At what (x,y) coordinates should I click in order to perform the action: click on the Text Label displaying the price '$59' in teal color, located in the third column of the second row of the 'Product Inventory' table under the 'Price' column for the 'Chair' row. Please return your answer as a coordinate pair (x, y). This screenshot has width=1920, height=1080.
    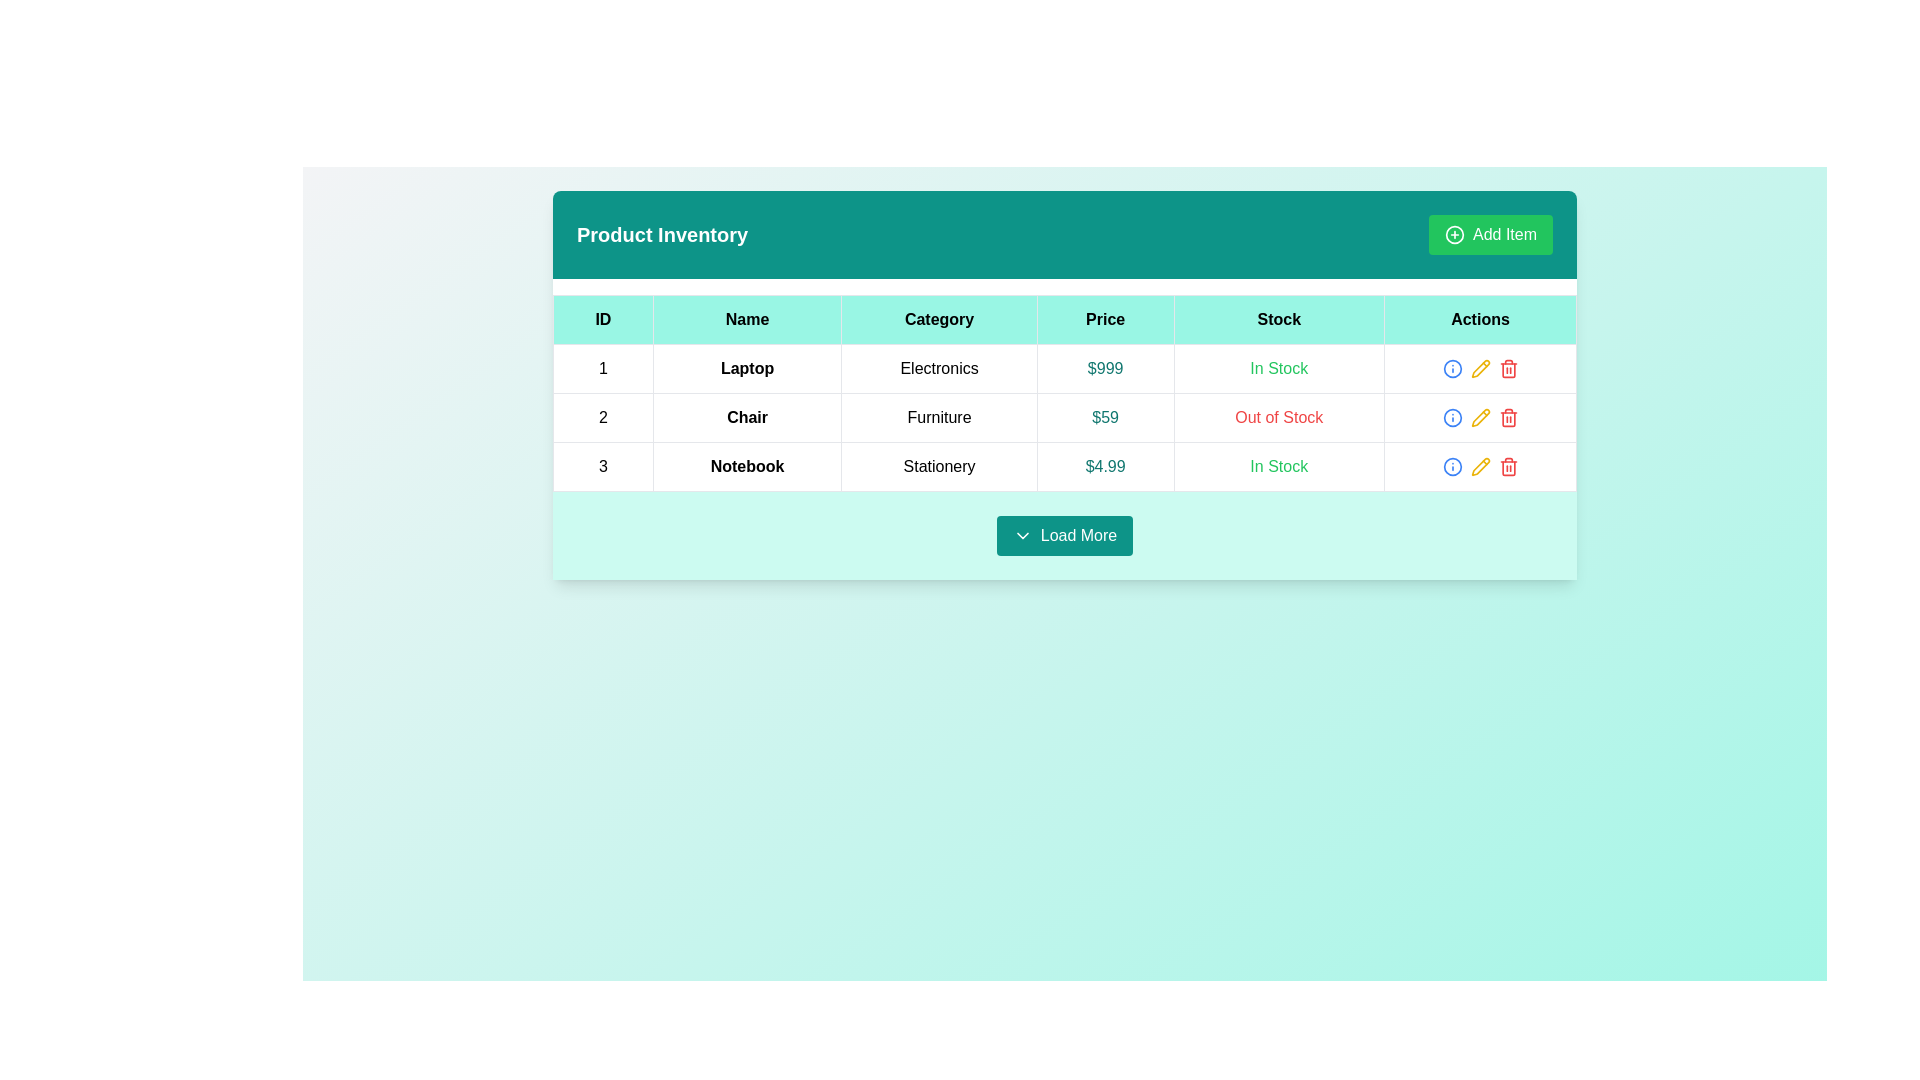
    Looking at the image, I should click on (1104, 416).